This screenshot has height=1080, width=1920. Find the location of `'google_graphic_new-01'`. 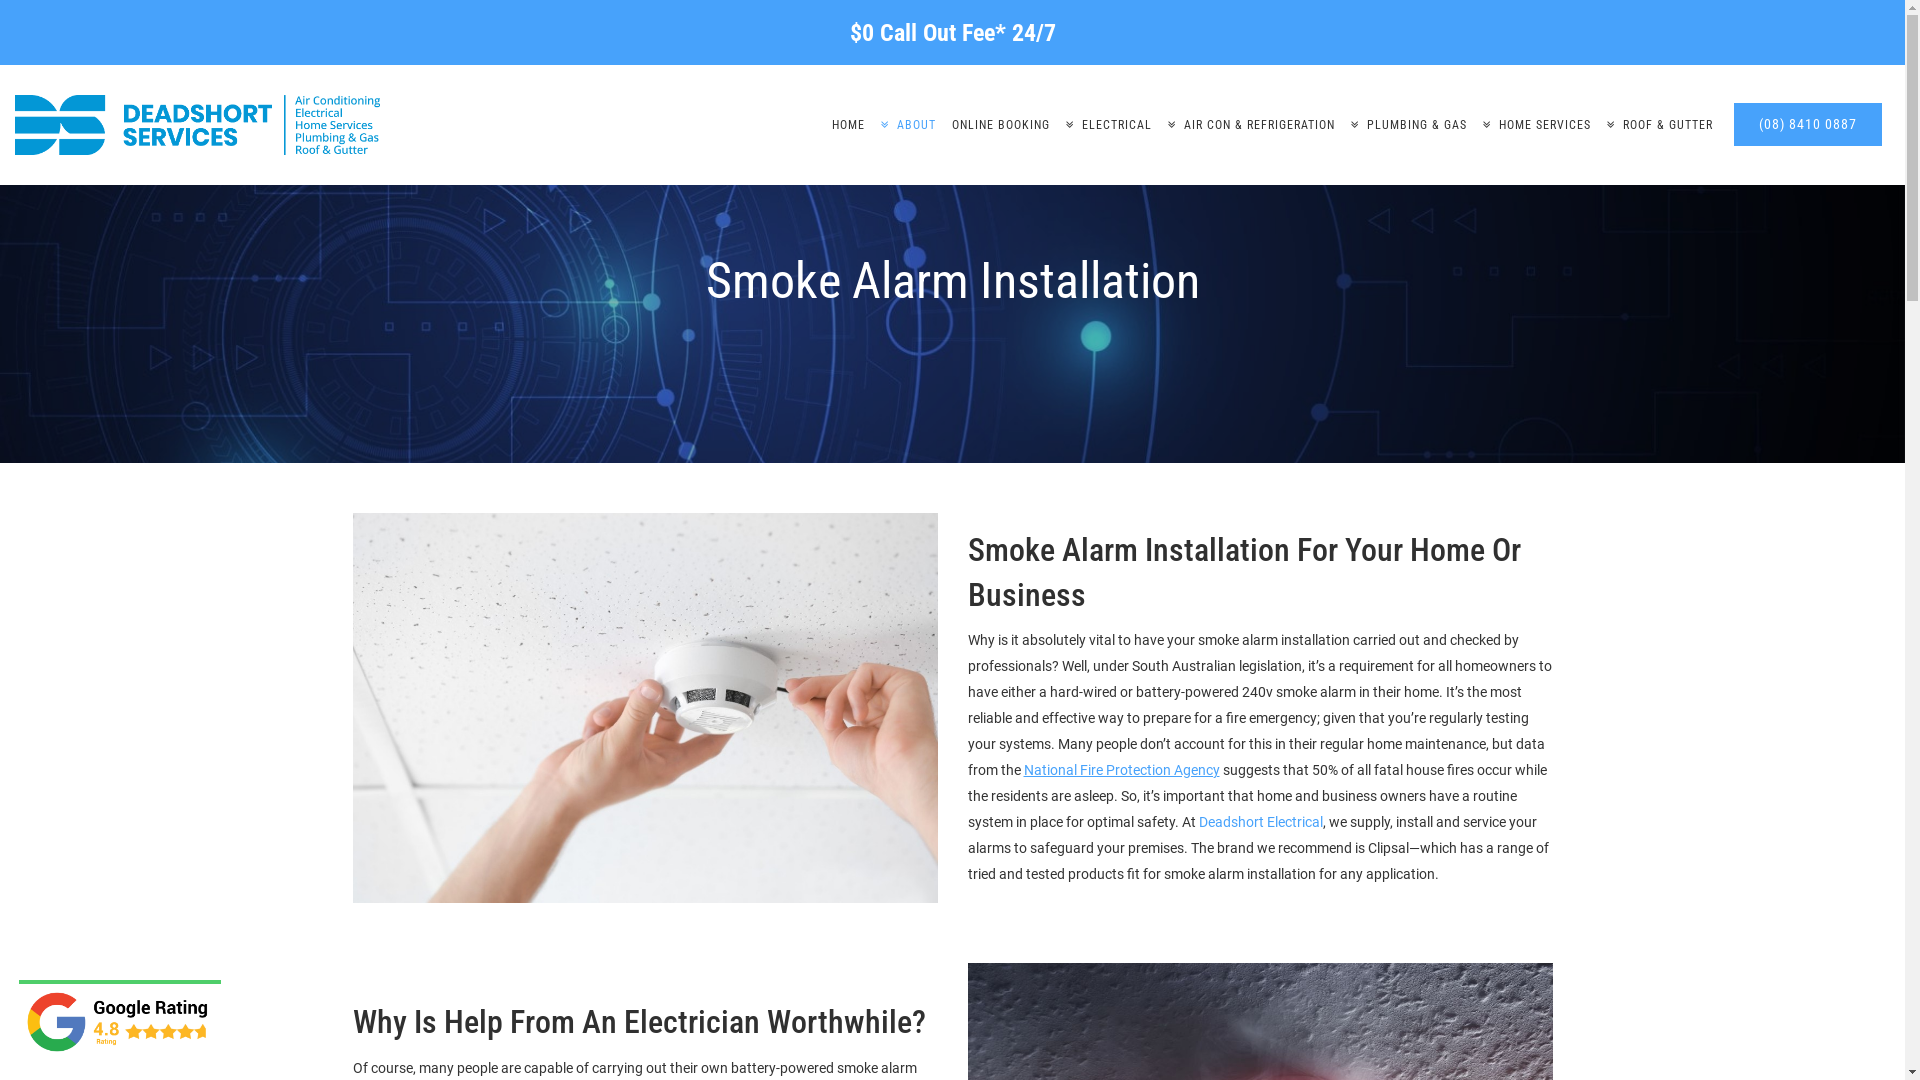

'google_graphic_new-01' is located at coordinates (24, 1022).